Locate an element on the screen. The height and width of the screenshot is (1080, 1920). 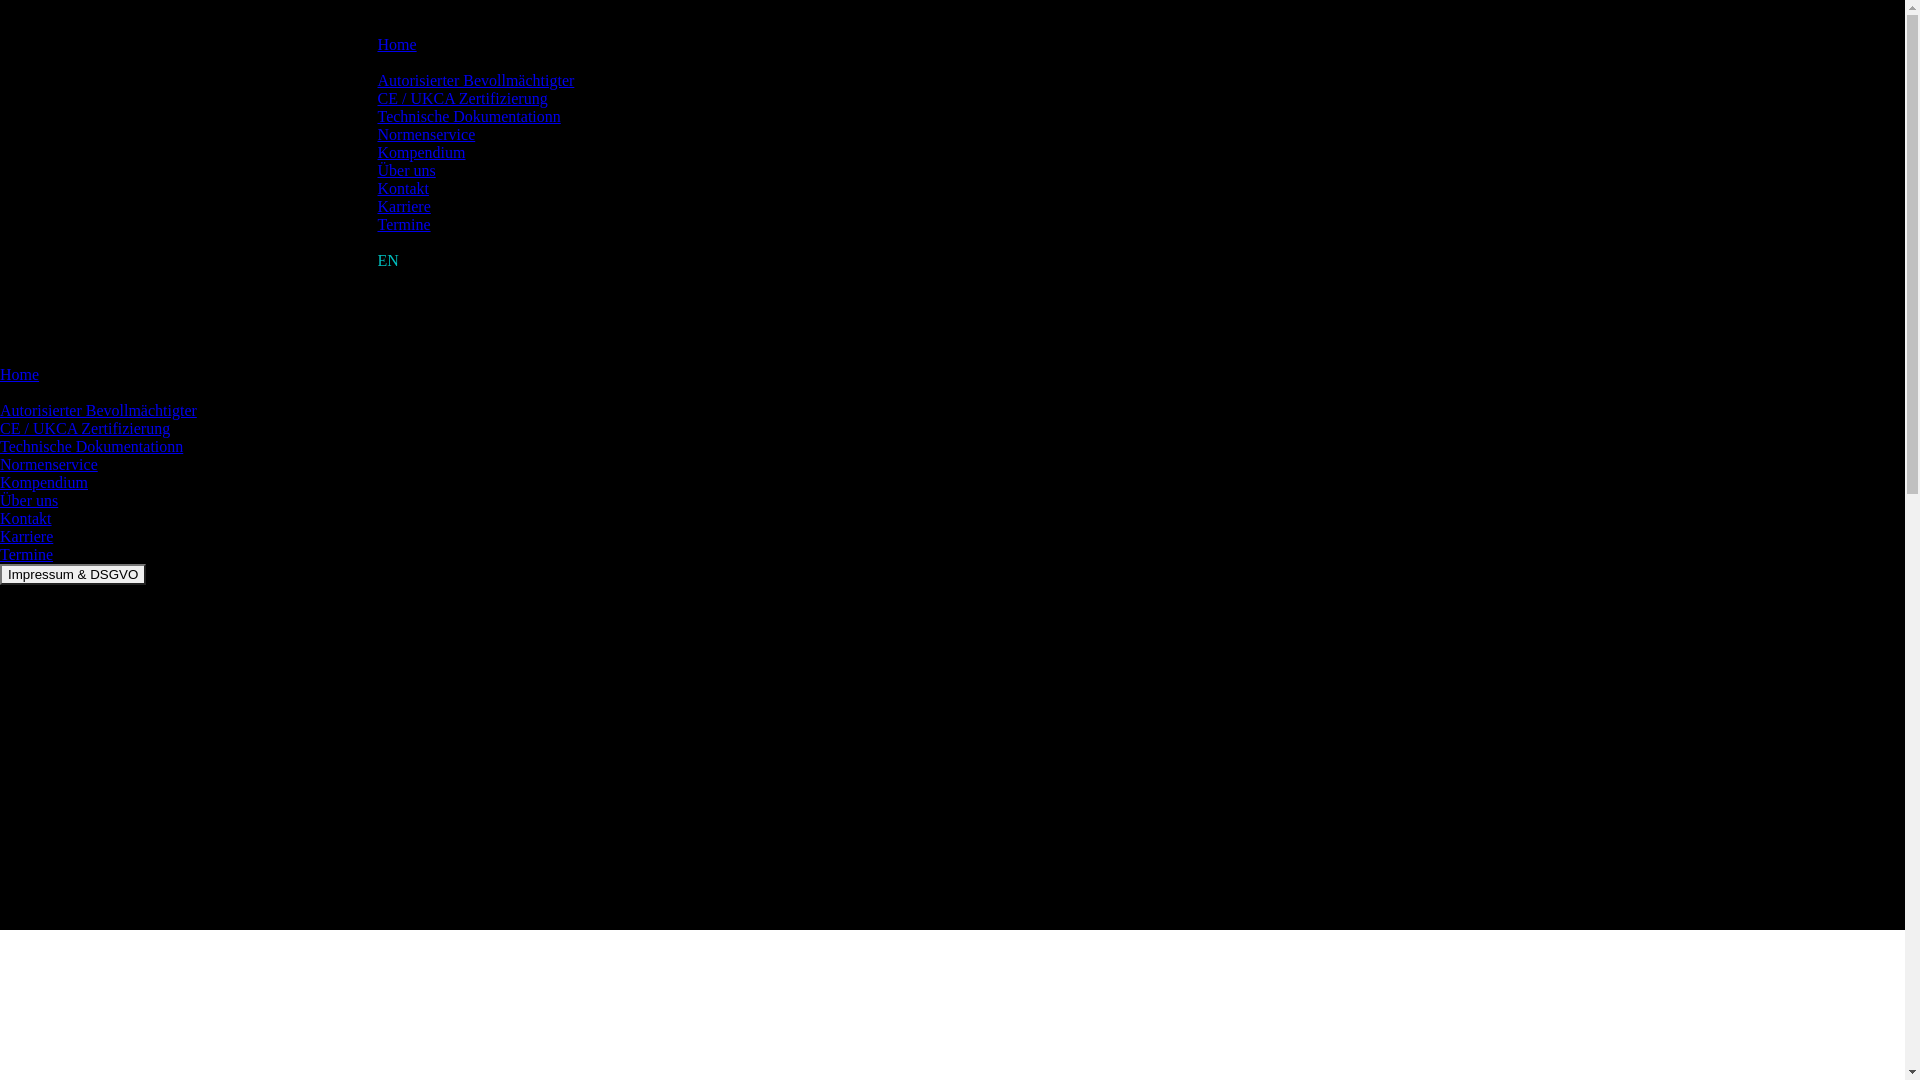
'Kontakt' is located at coordinates (0, 517).